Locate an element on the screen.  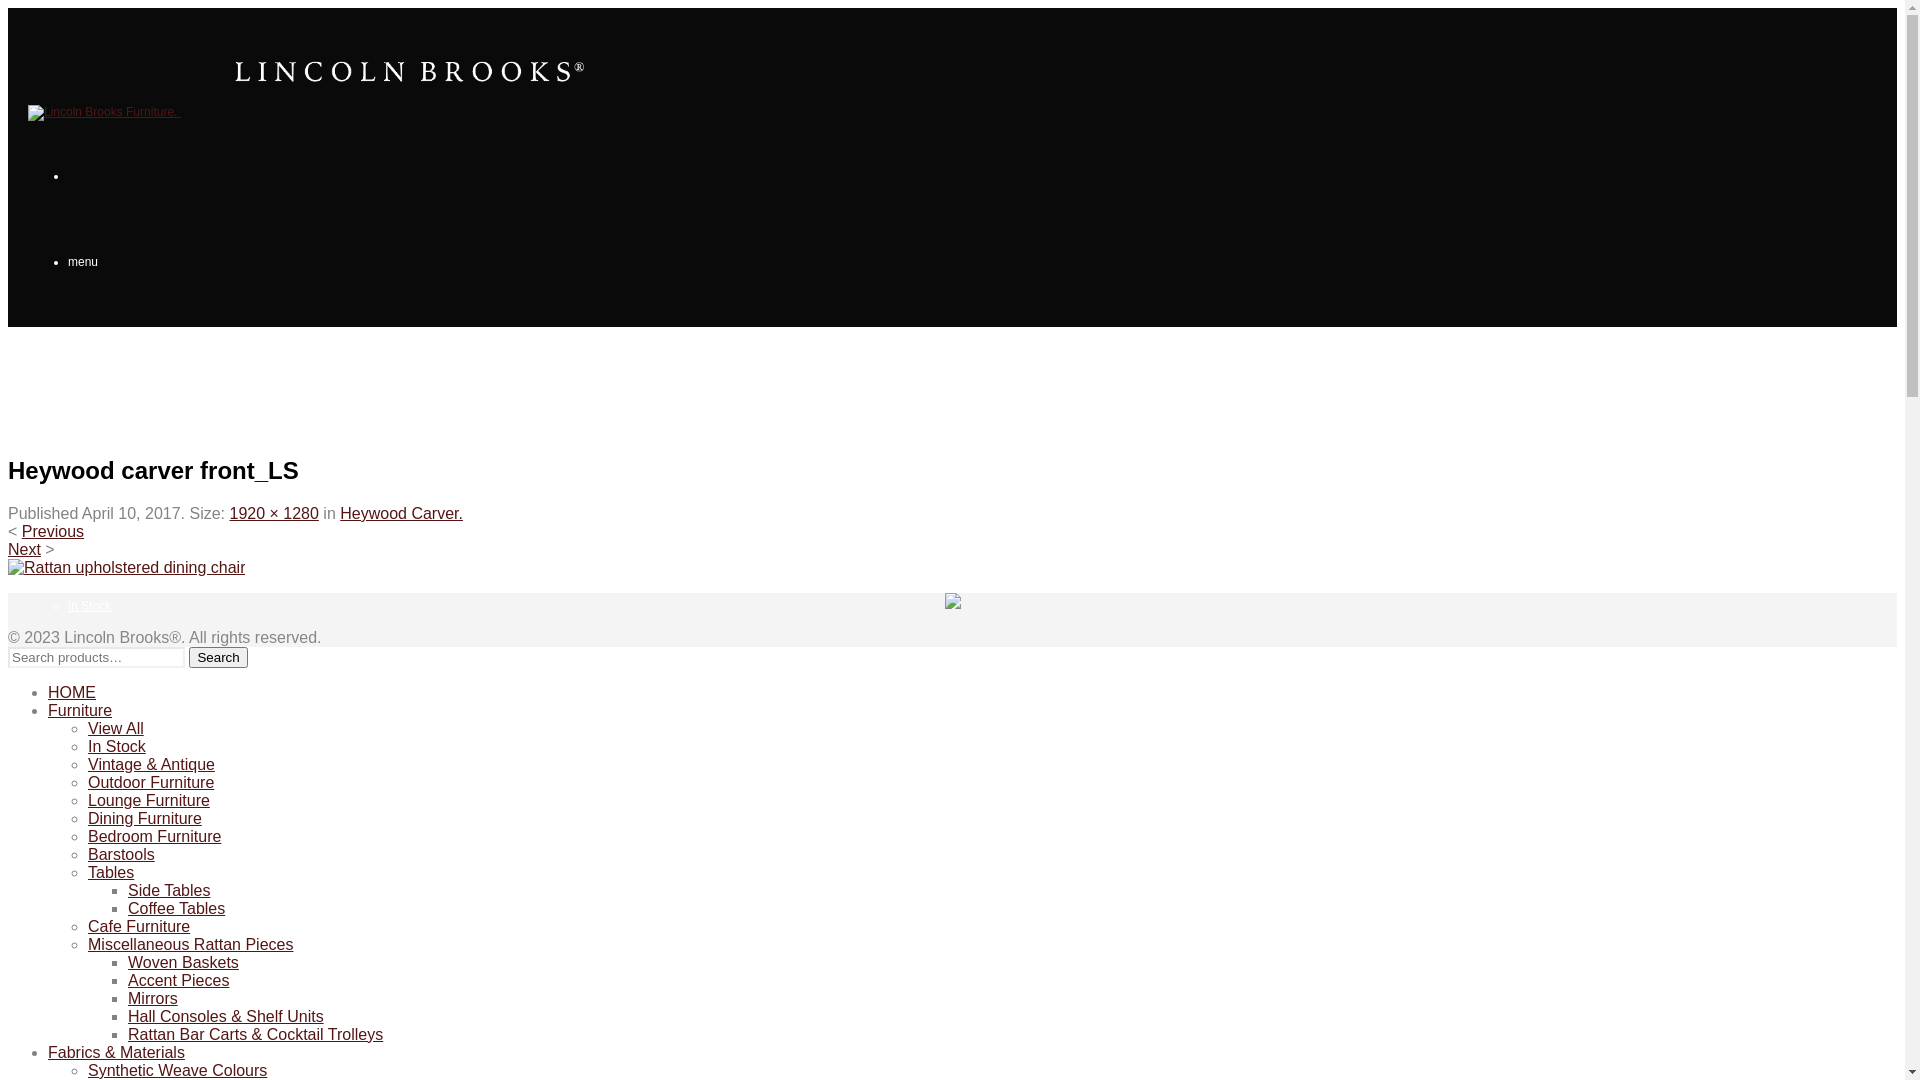
'Instagram' is located at coordinates (950, 602).